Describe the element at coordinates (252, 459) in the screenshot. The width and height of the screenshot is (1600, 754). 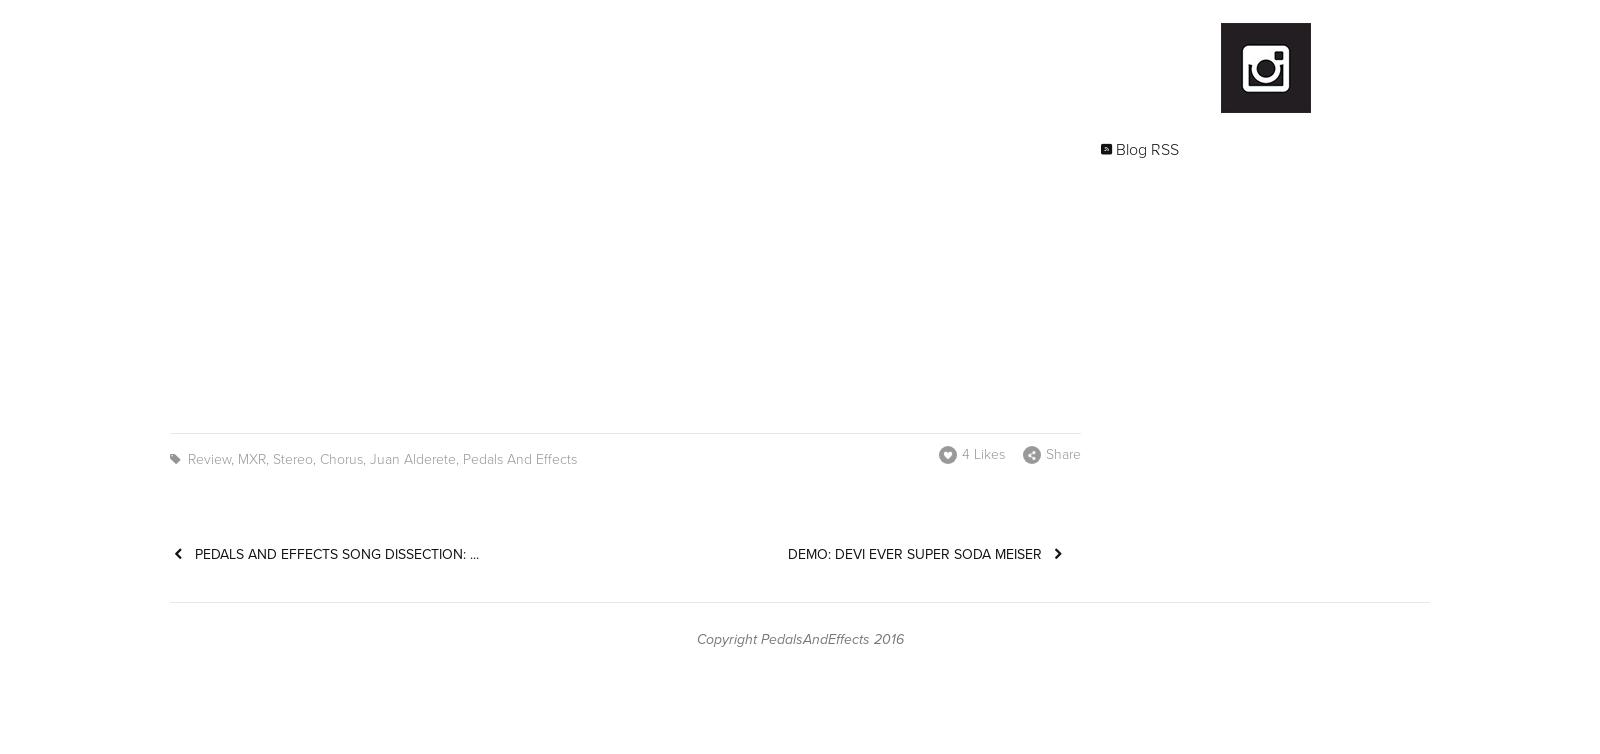
I see `'MXR'` at that location.